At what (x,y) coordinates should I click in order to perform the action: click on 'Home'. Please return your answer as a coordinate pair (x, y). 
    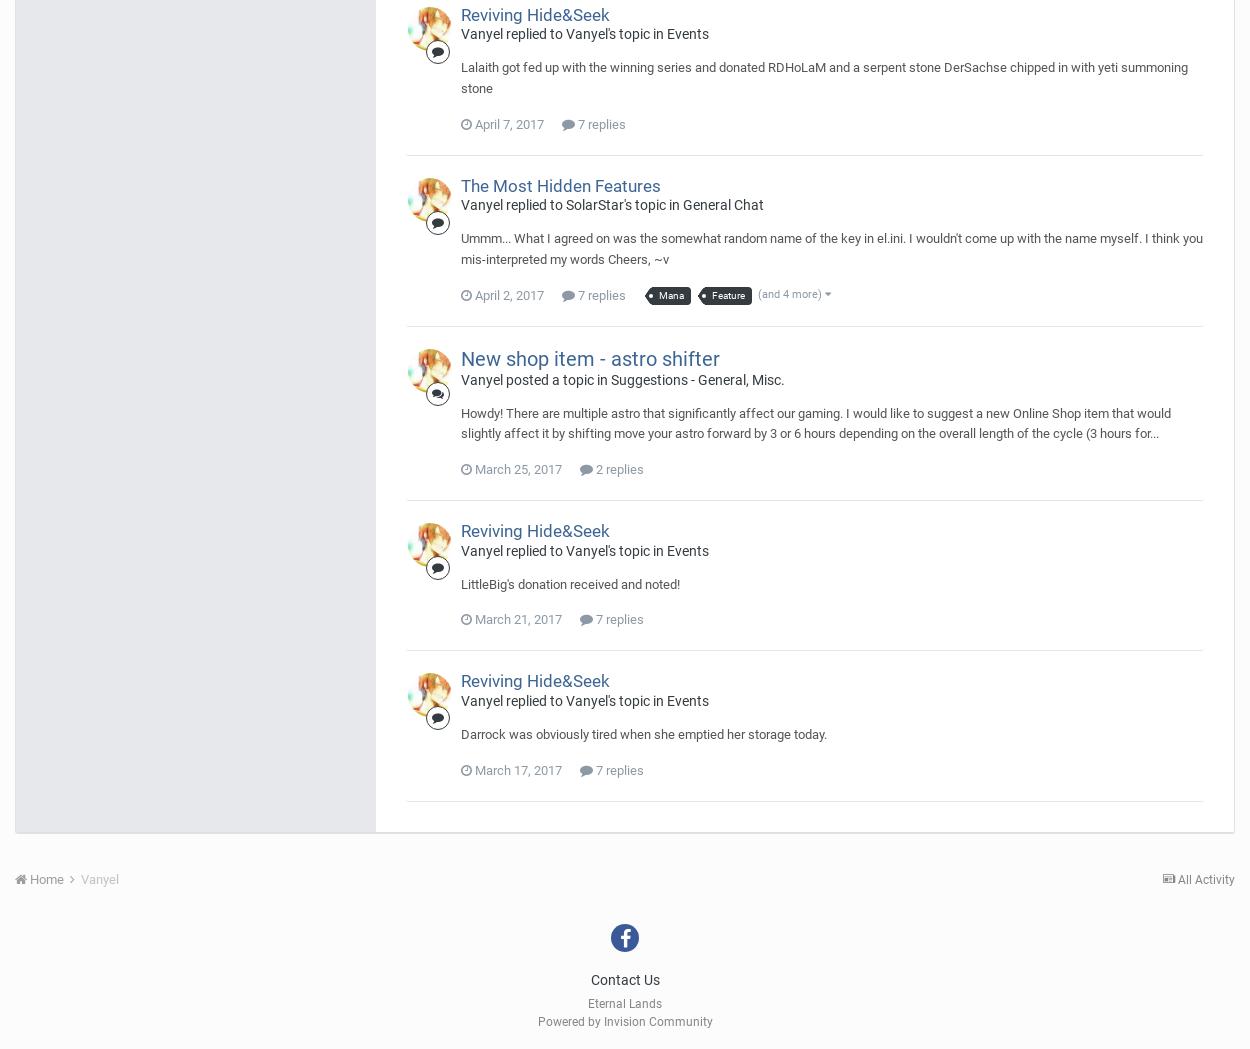
    Looking at the image, I should click on (27, 878).